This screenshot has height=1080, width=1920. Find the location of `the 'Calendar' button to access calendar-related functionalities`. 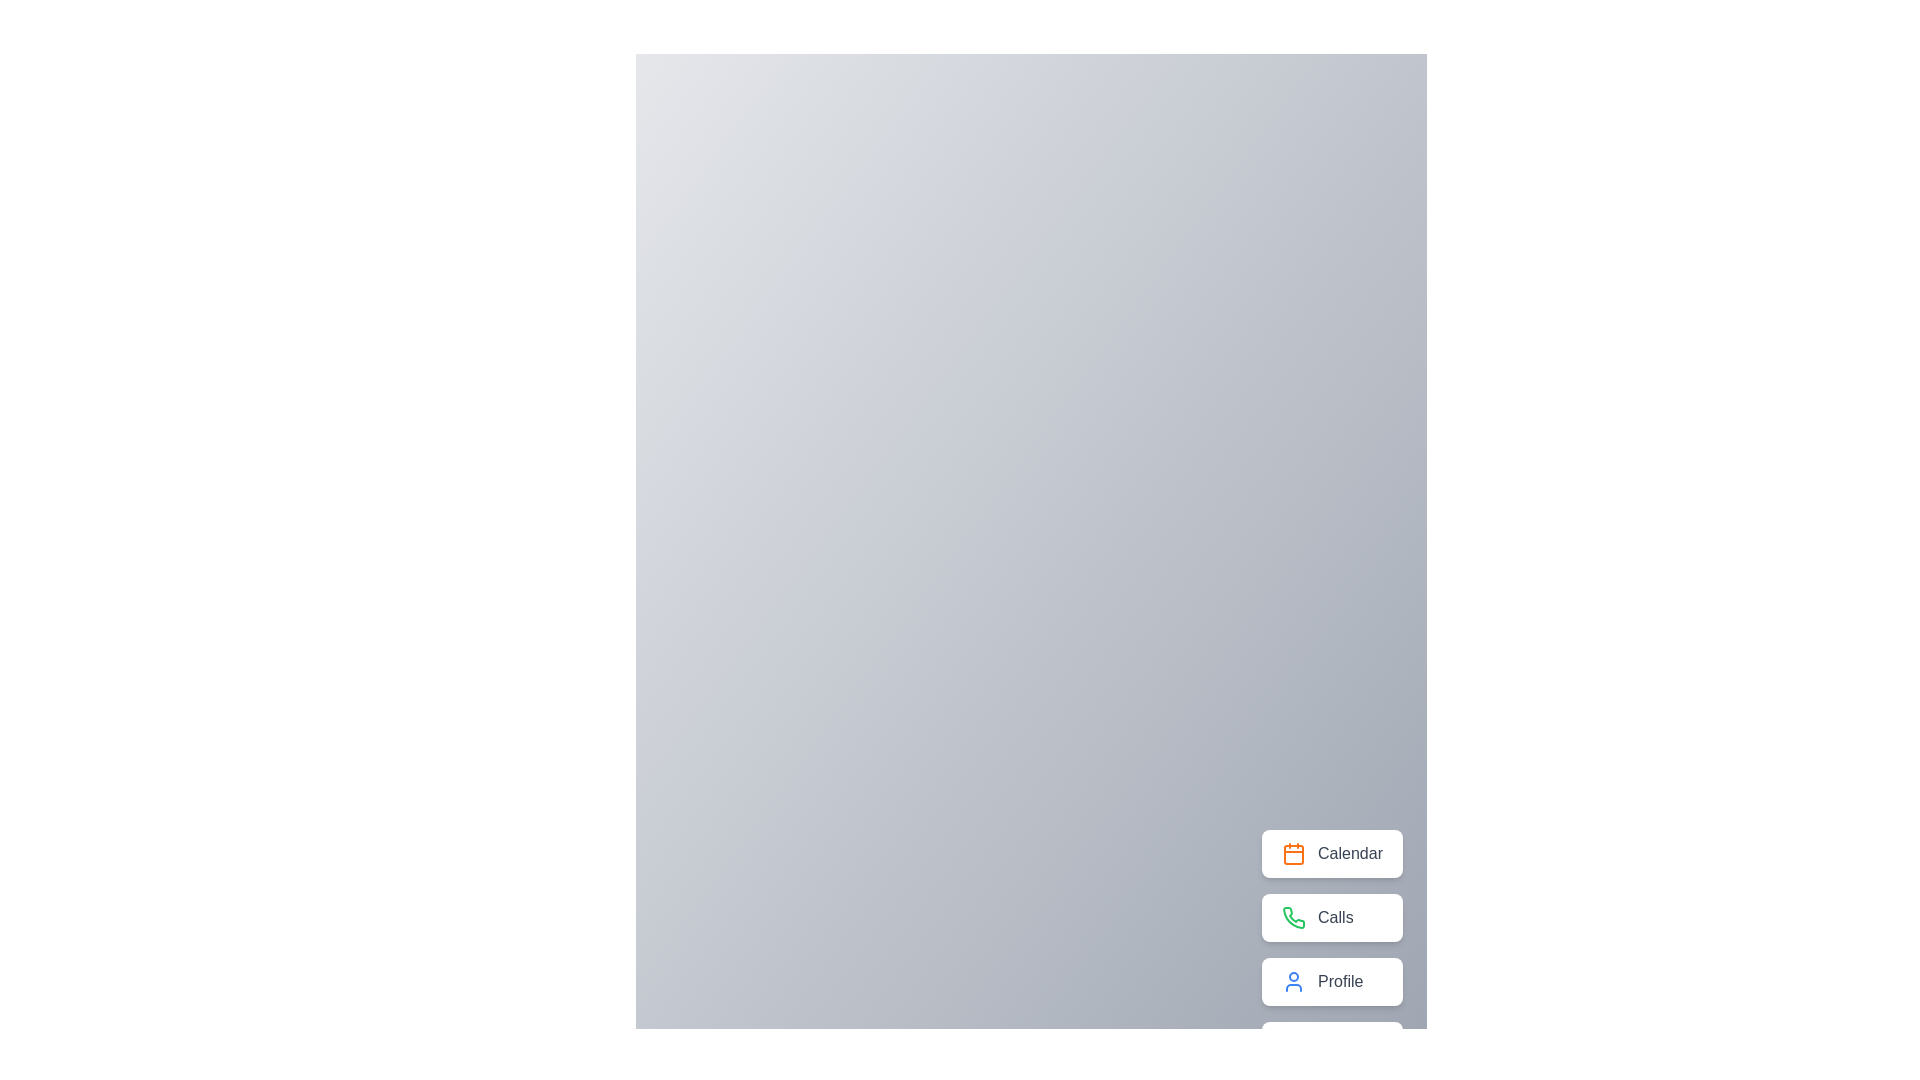

the 'Calendar' button to access calendar-related functionalities is located at coordinates (1331, 853).